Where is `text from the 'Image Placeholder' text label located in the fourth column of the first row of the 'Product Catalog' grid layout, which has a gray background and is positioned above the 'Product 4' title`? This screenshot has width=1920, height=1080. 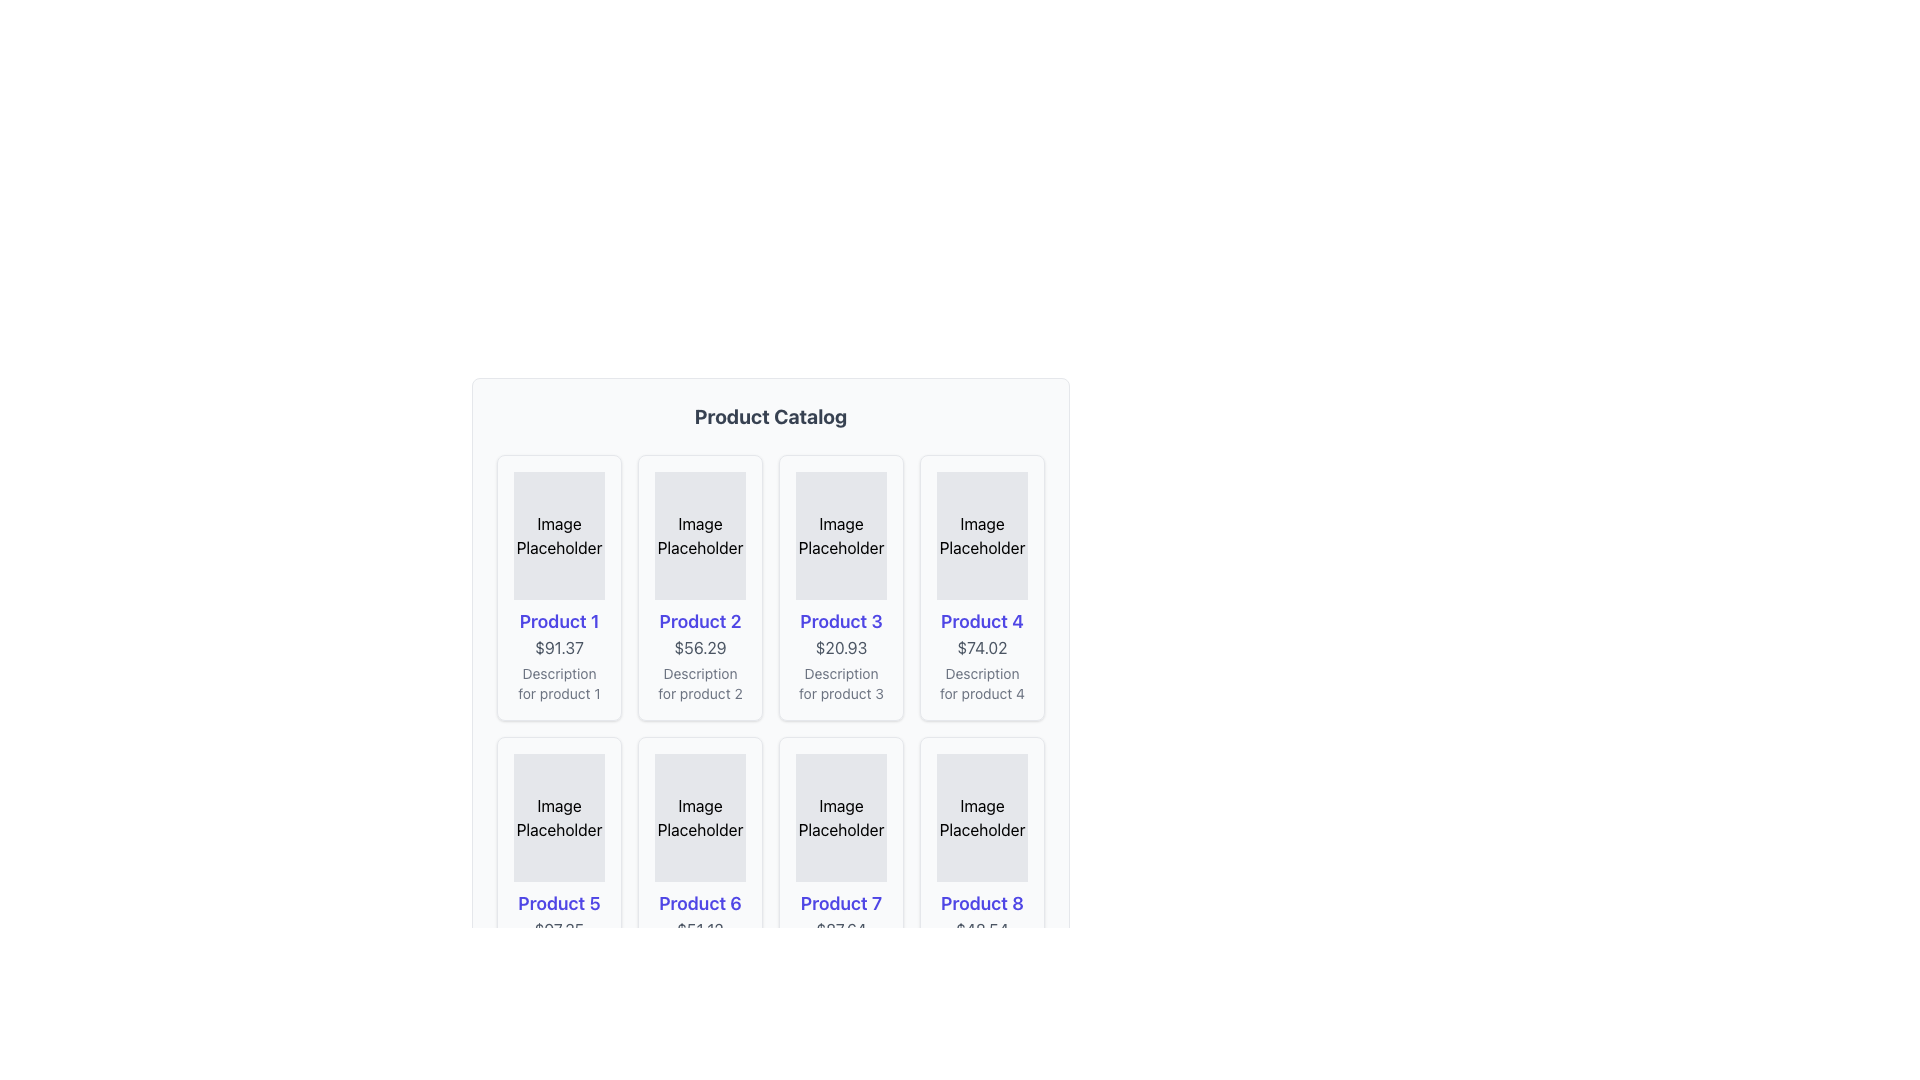
text from the 'Image Placeholder' text label located in the fourth column of the first row of the 'Product Catalog' grid layout, which has a gray background and is positioned above the 'Product 4' title is located at coordinates (982, 535).